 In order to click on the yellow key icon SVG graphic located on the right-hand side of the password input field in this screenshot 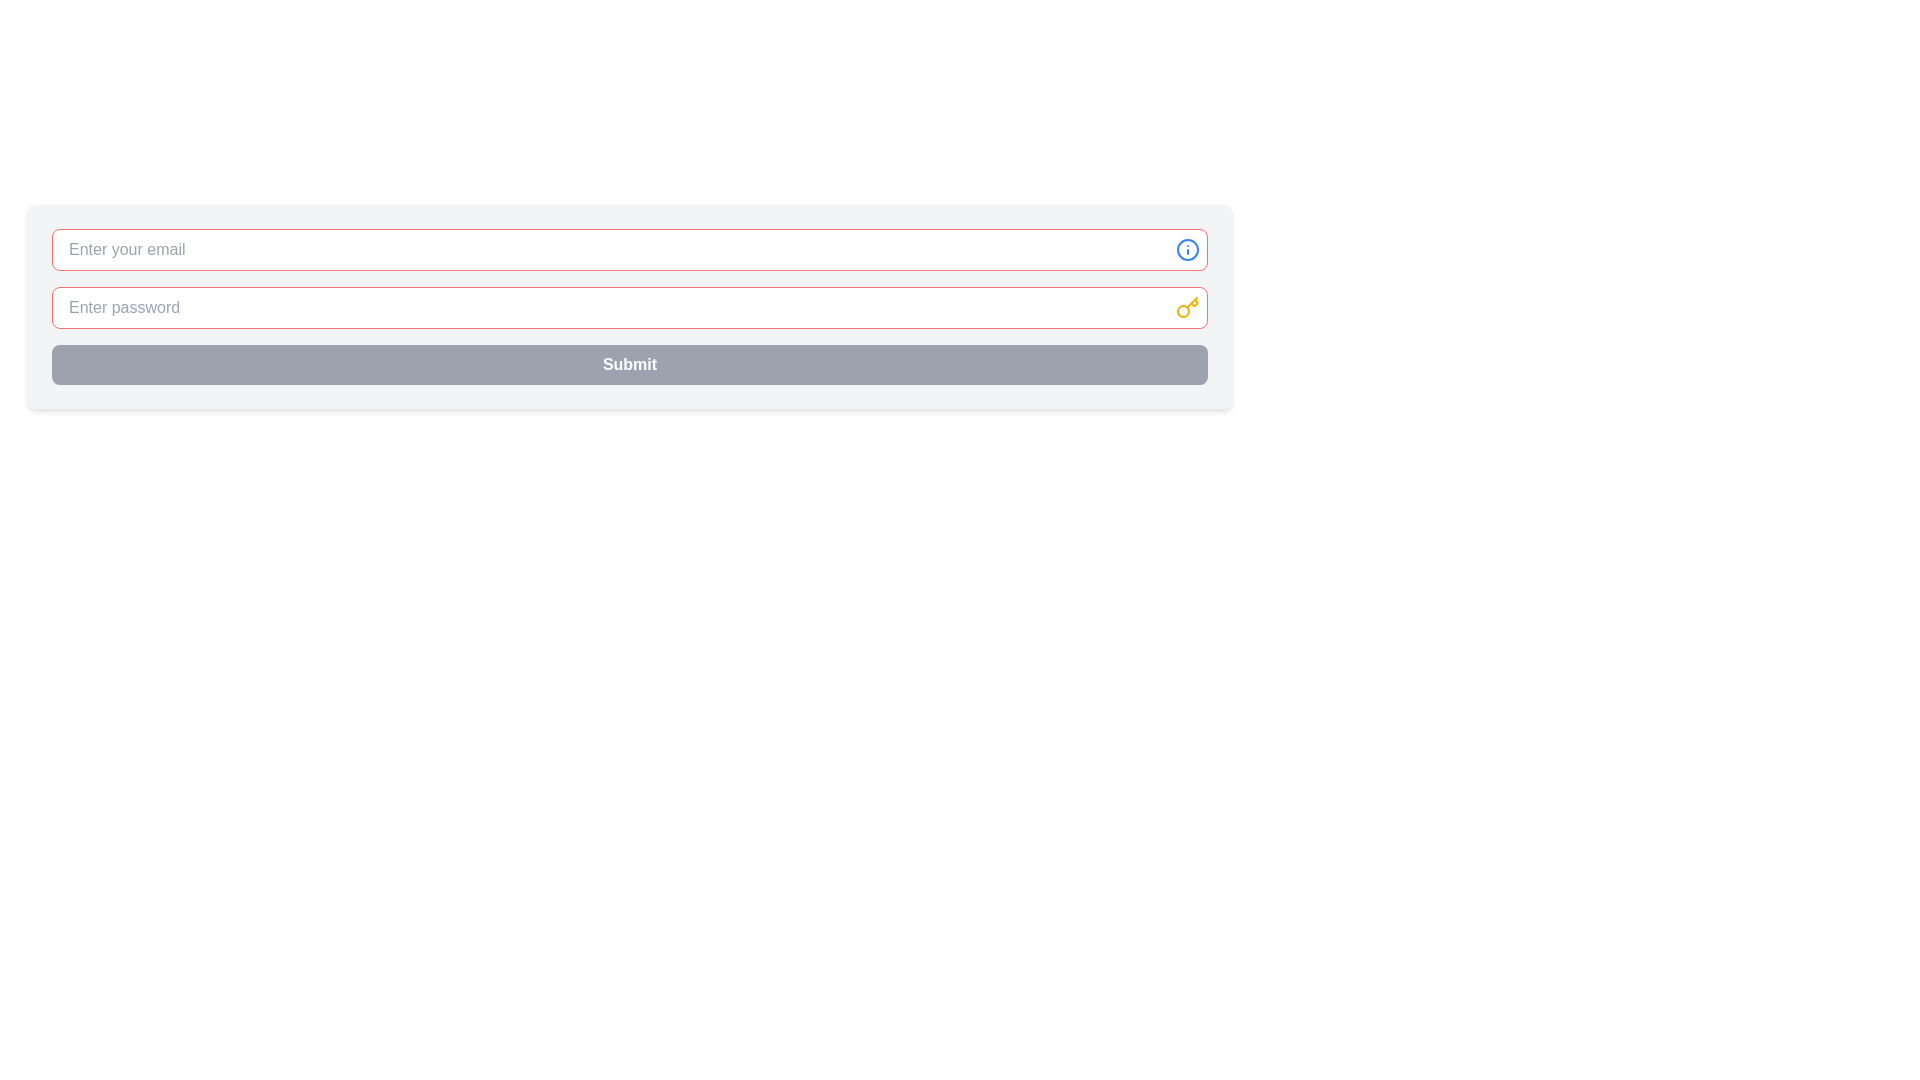, I will do `click(1188, 308)`.